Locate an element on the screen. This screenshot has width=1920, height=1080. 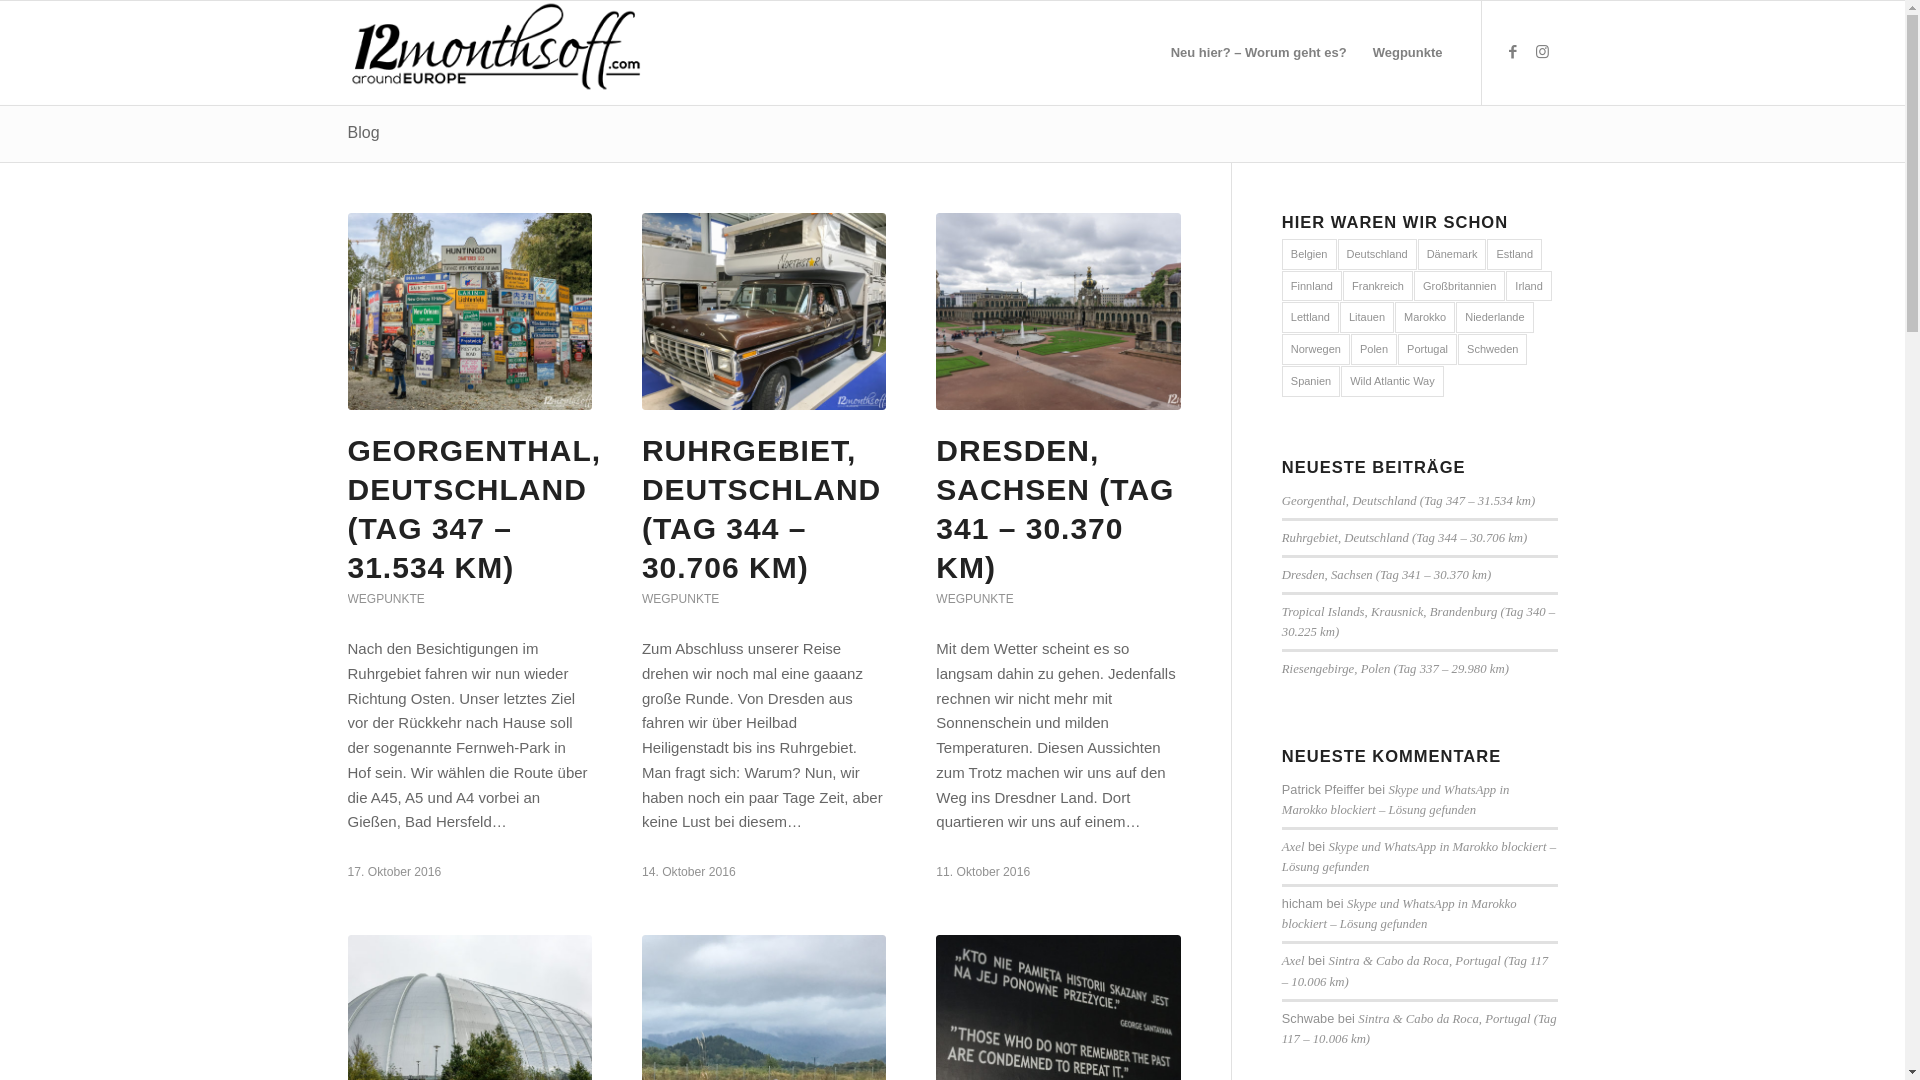
'Litauen' is located at coordinates (1366, 316).